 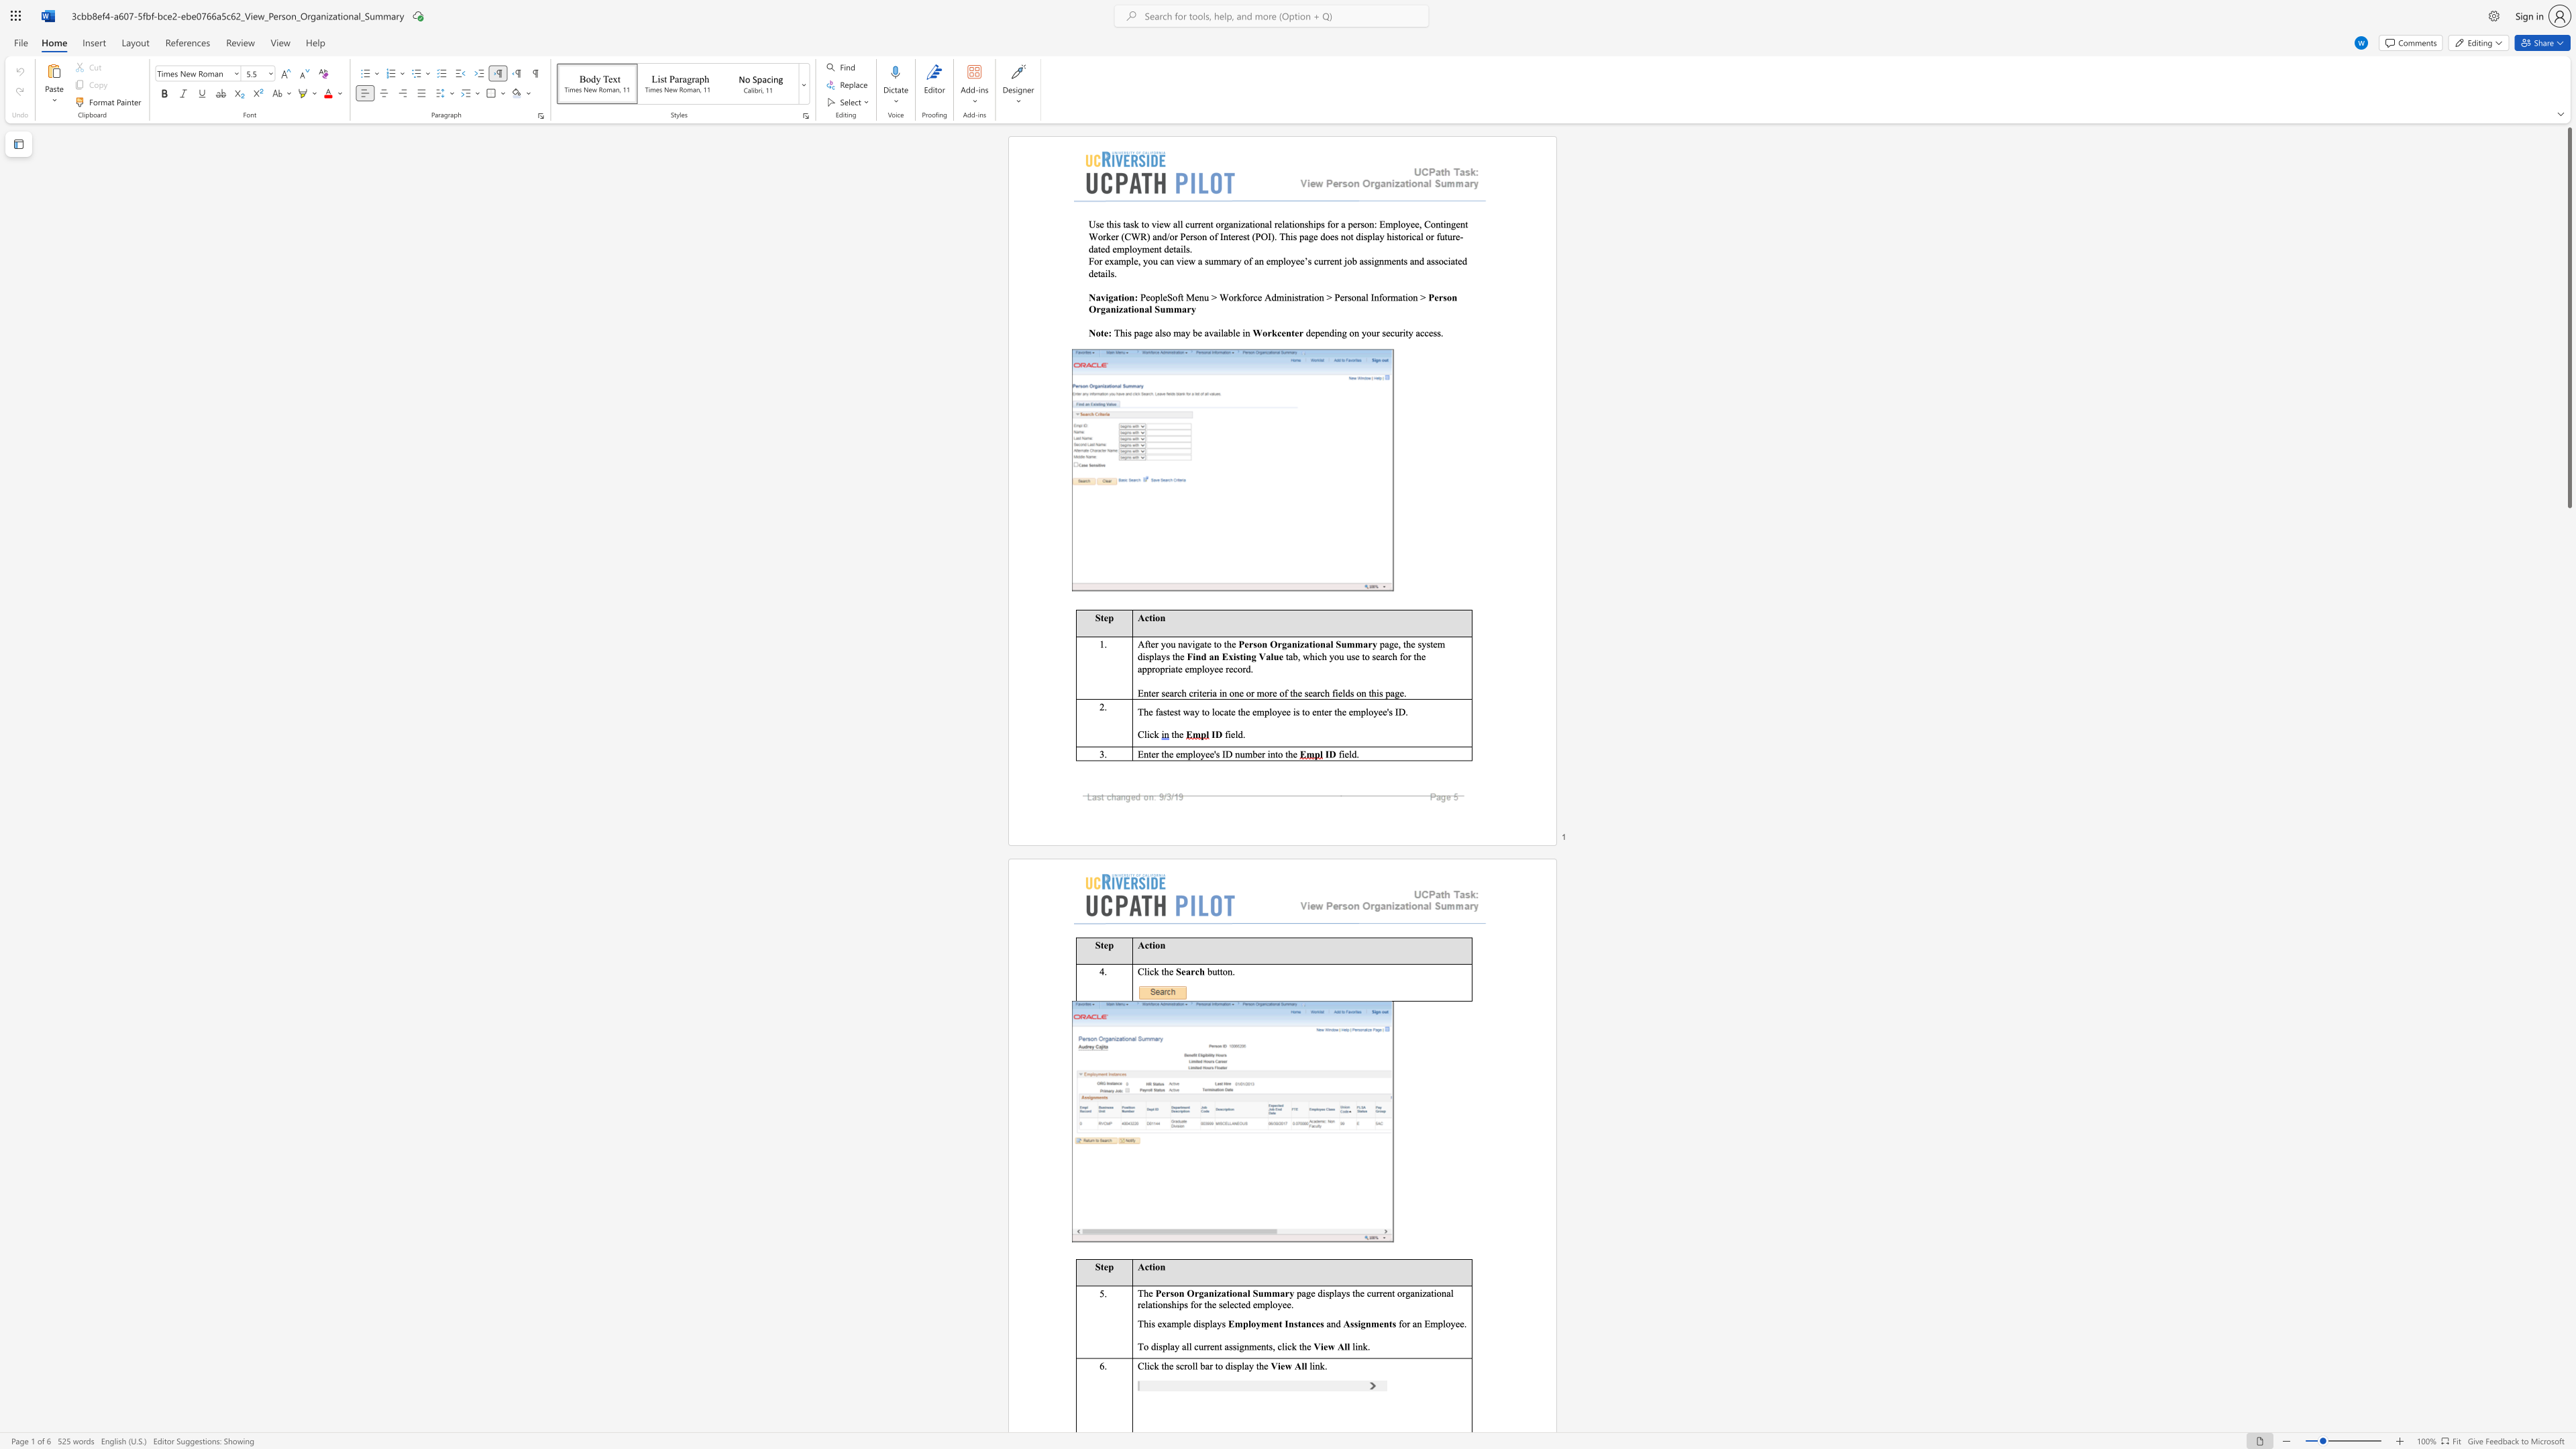 What do you see at coordinates (1124, 297) in the screenshot?
I see `the space between the continuous character "i" and "o" in the text` at bounding box center [1124, 297].